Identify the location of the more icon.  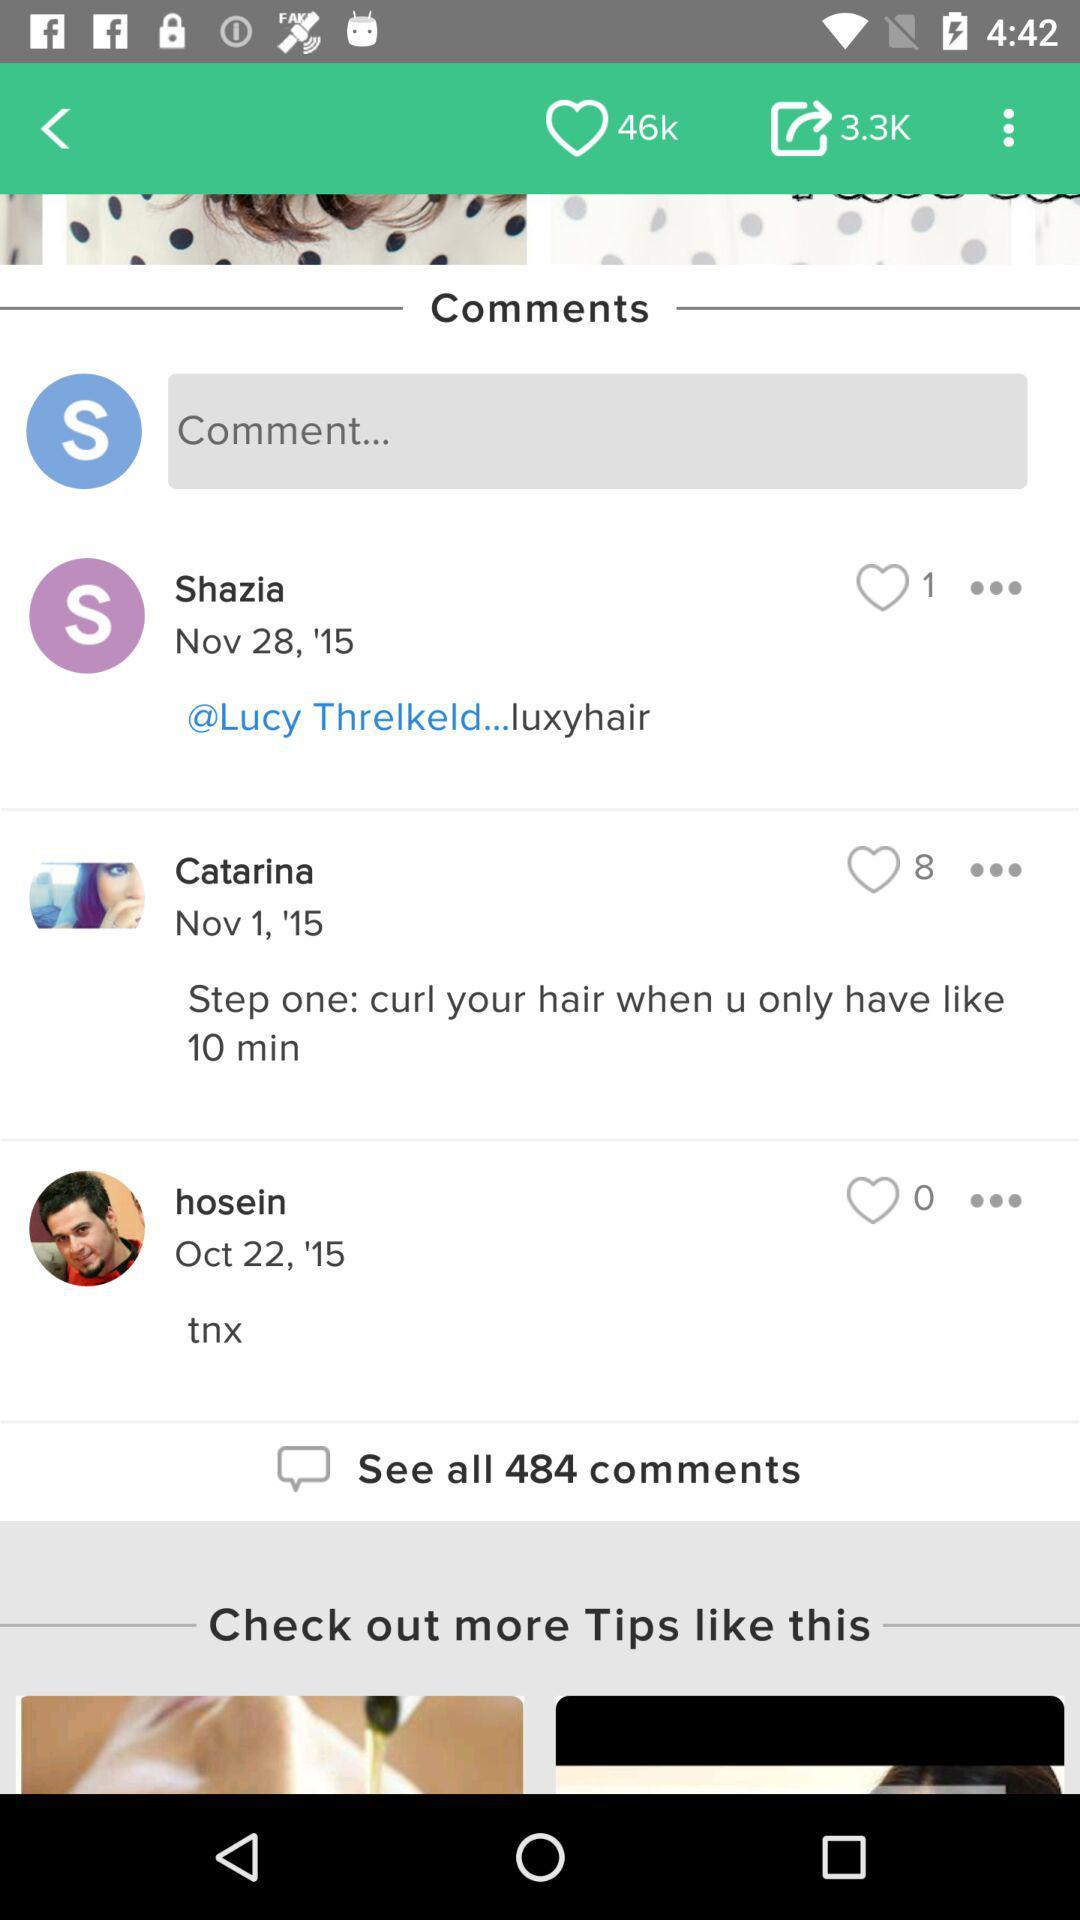
(1008, 127).